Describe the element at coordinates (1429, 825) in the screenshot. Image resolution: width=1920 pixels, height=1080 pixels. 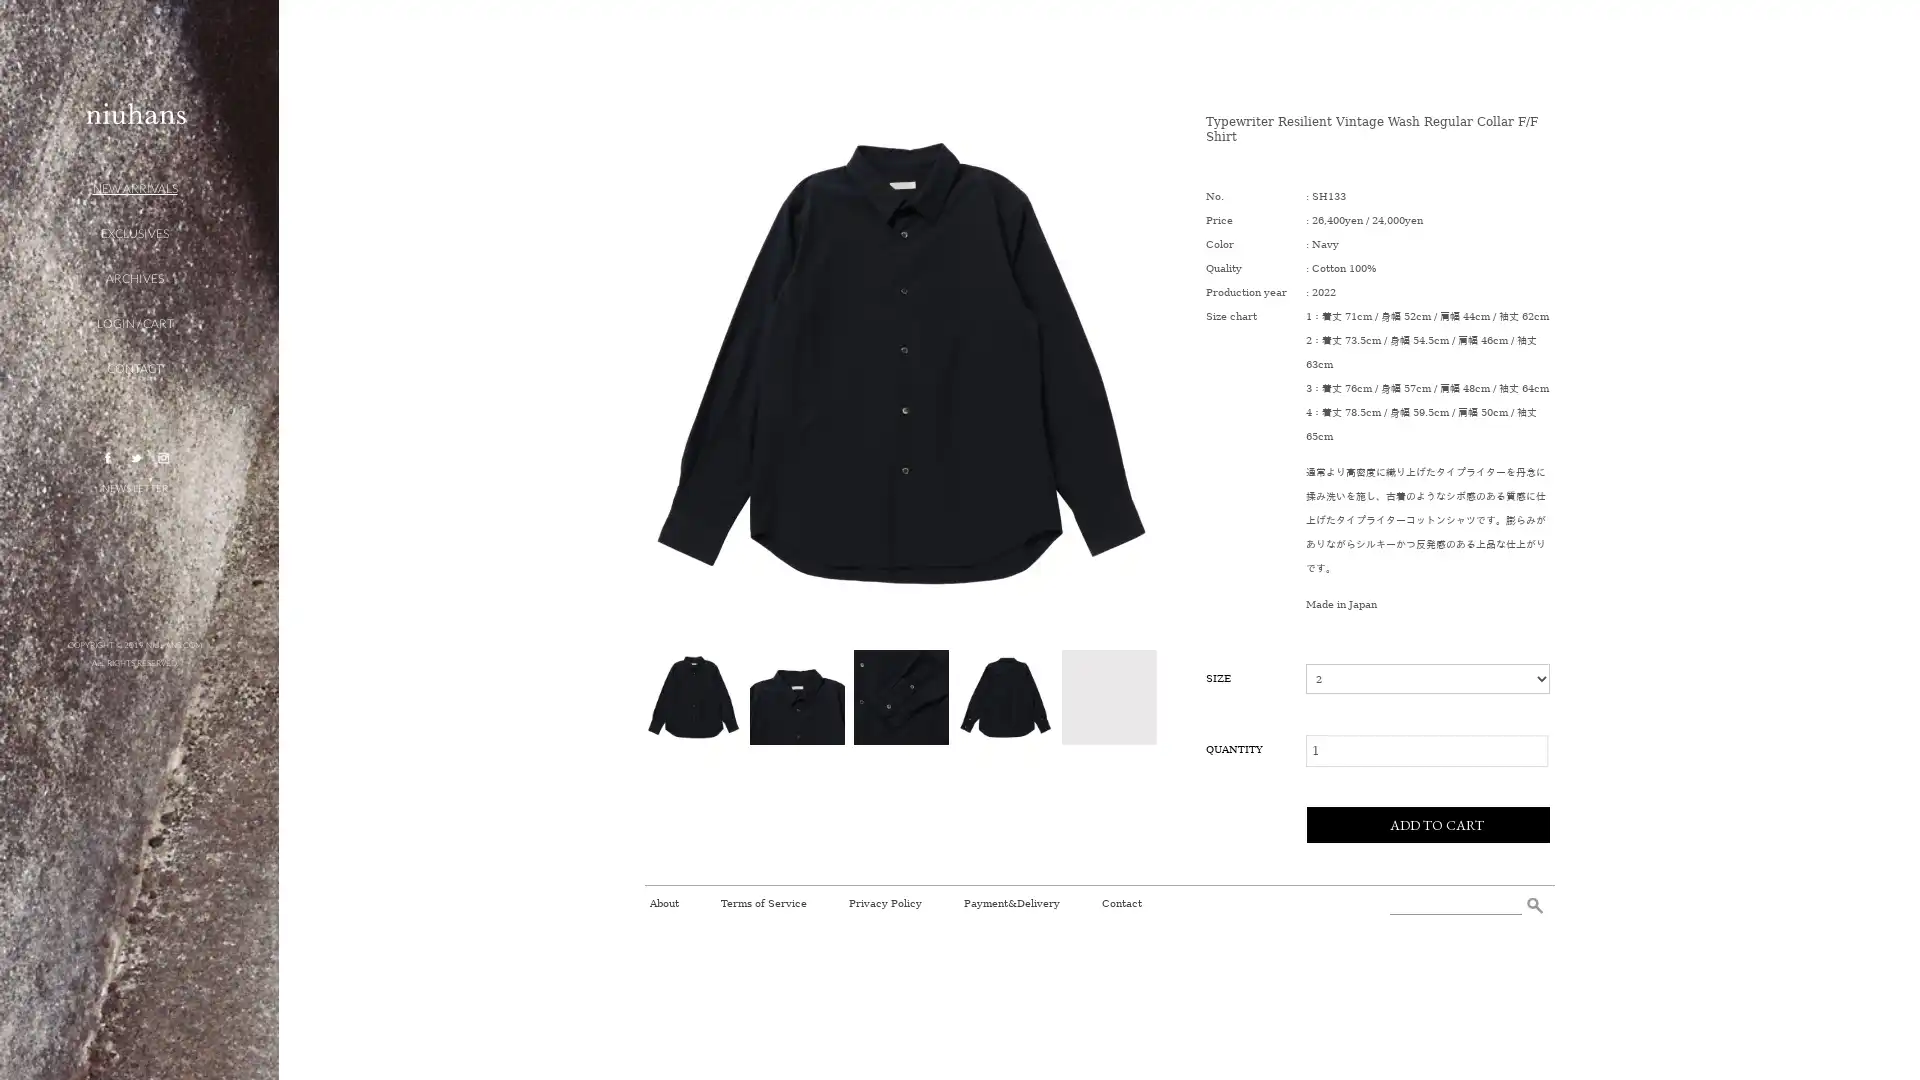
I see `ADD TO CART` at that location.